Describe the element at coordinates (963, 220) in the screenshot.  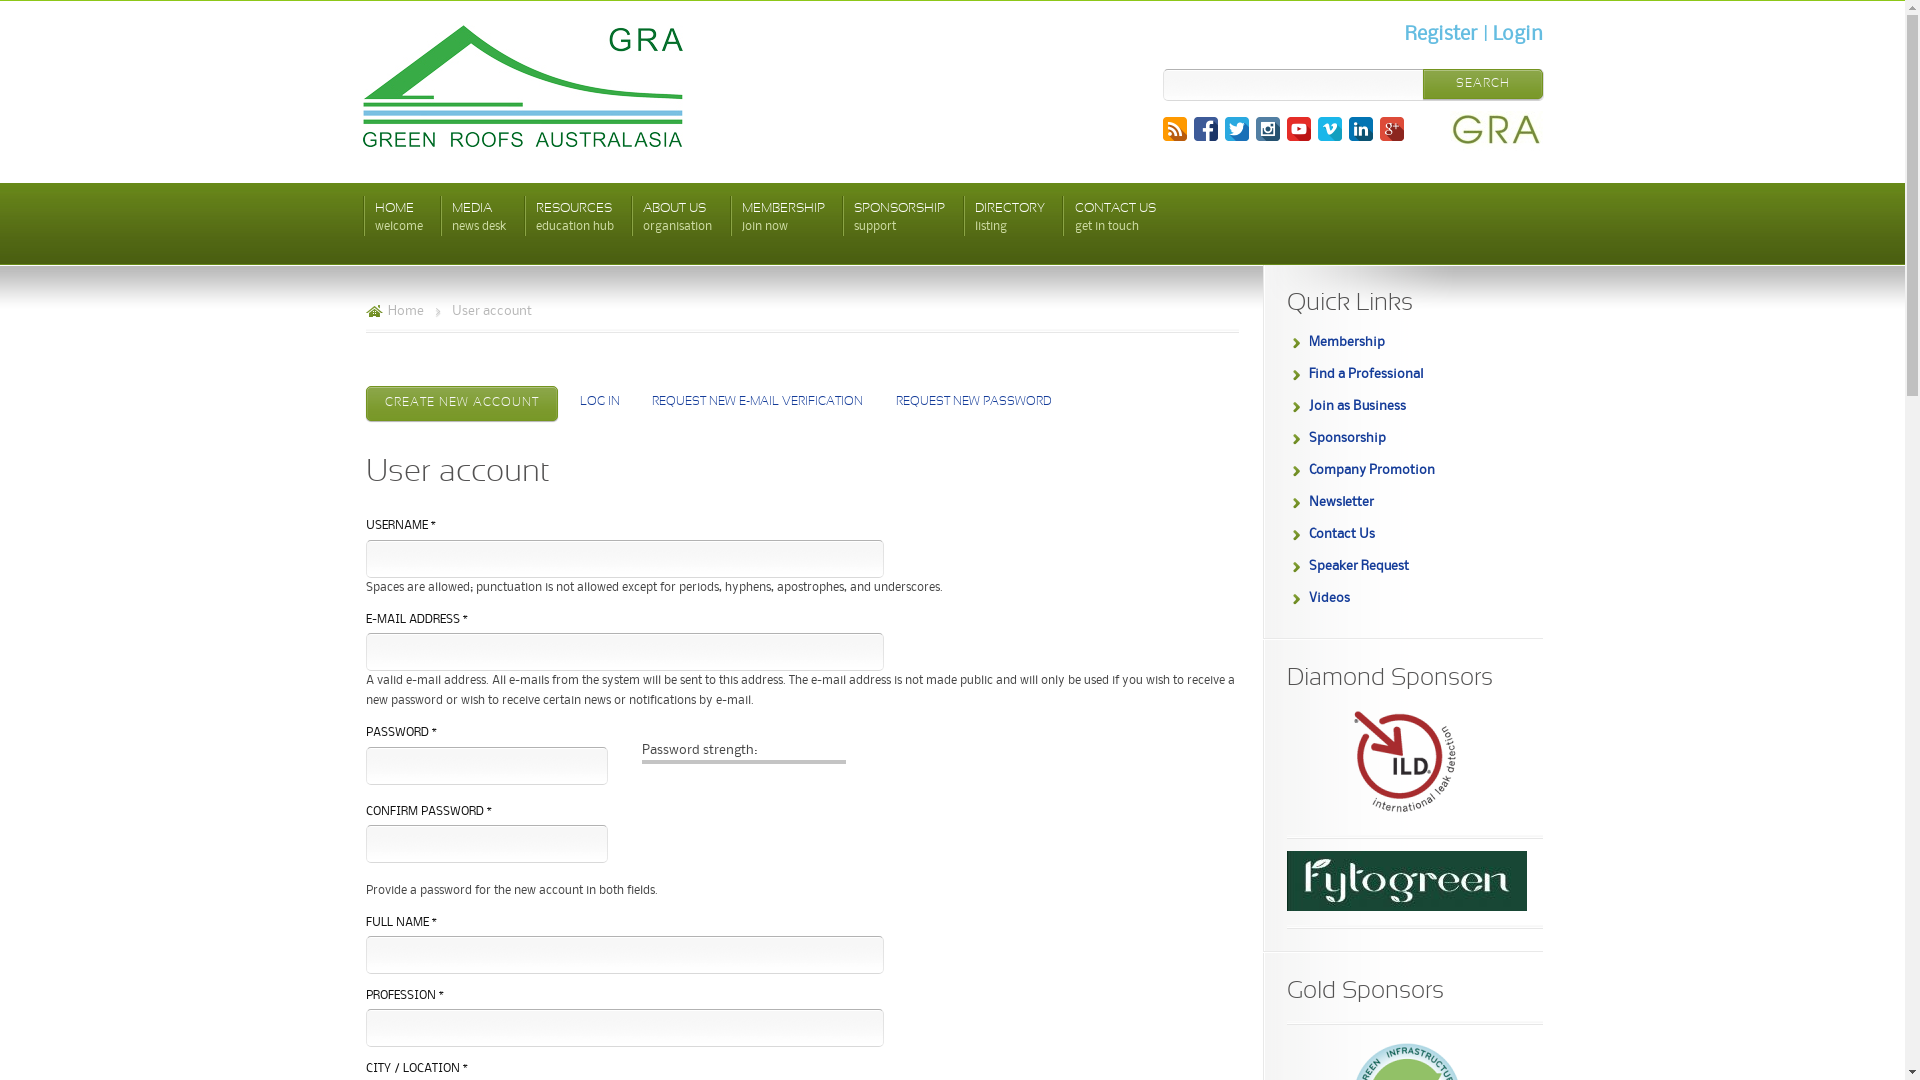
I see `'DIRECTORY` at that location.